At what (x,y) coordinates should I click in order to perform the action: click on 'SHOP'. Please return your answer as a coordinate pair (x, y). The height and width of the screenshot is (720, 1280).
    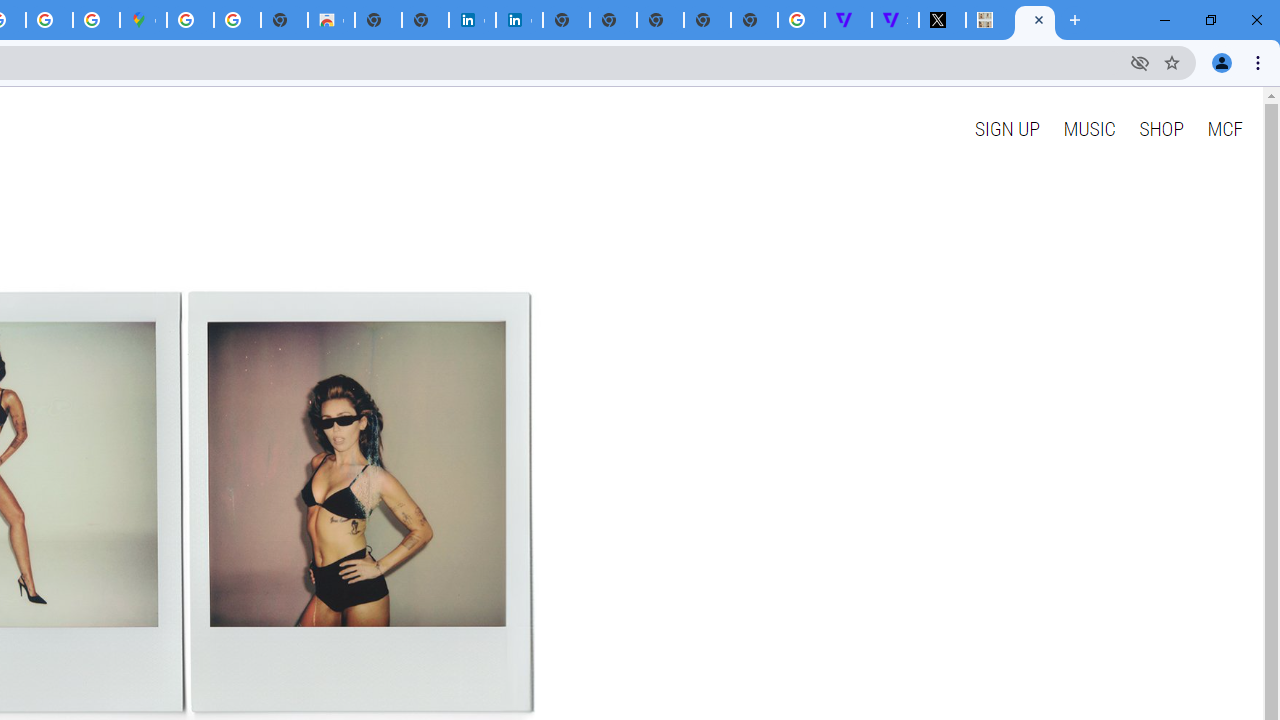
    Looking at the image, I should click on (1161, 128).